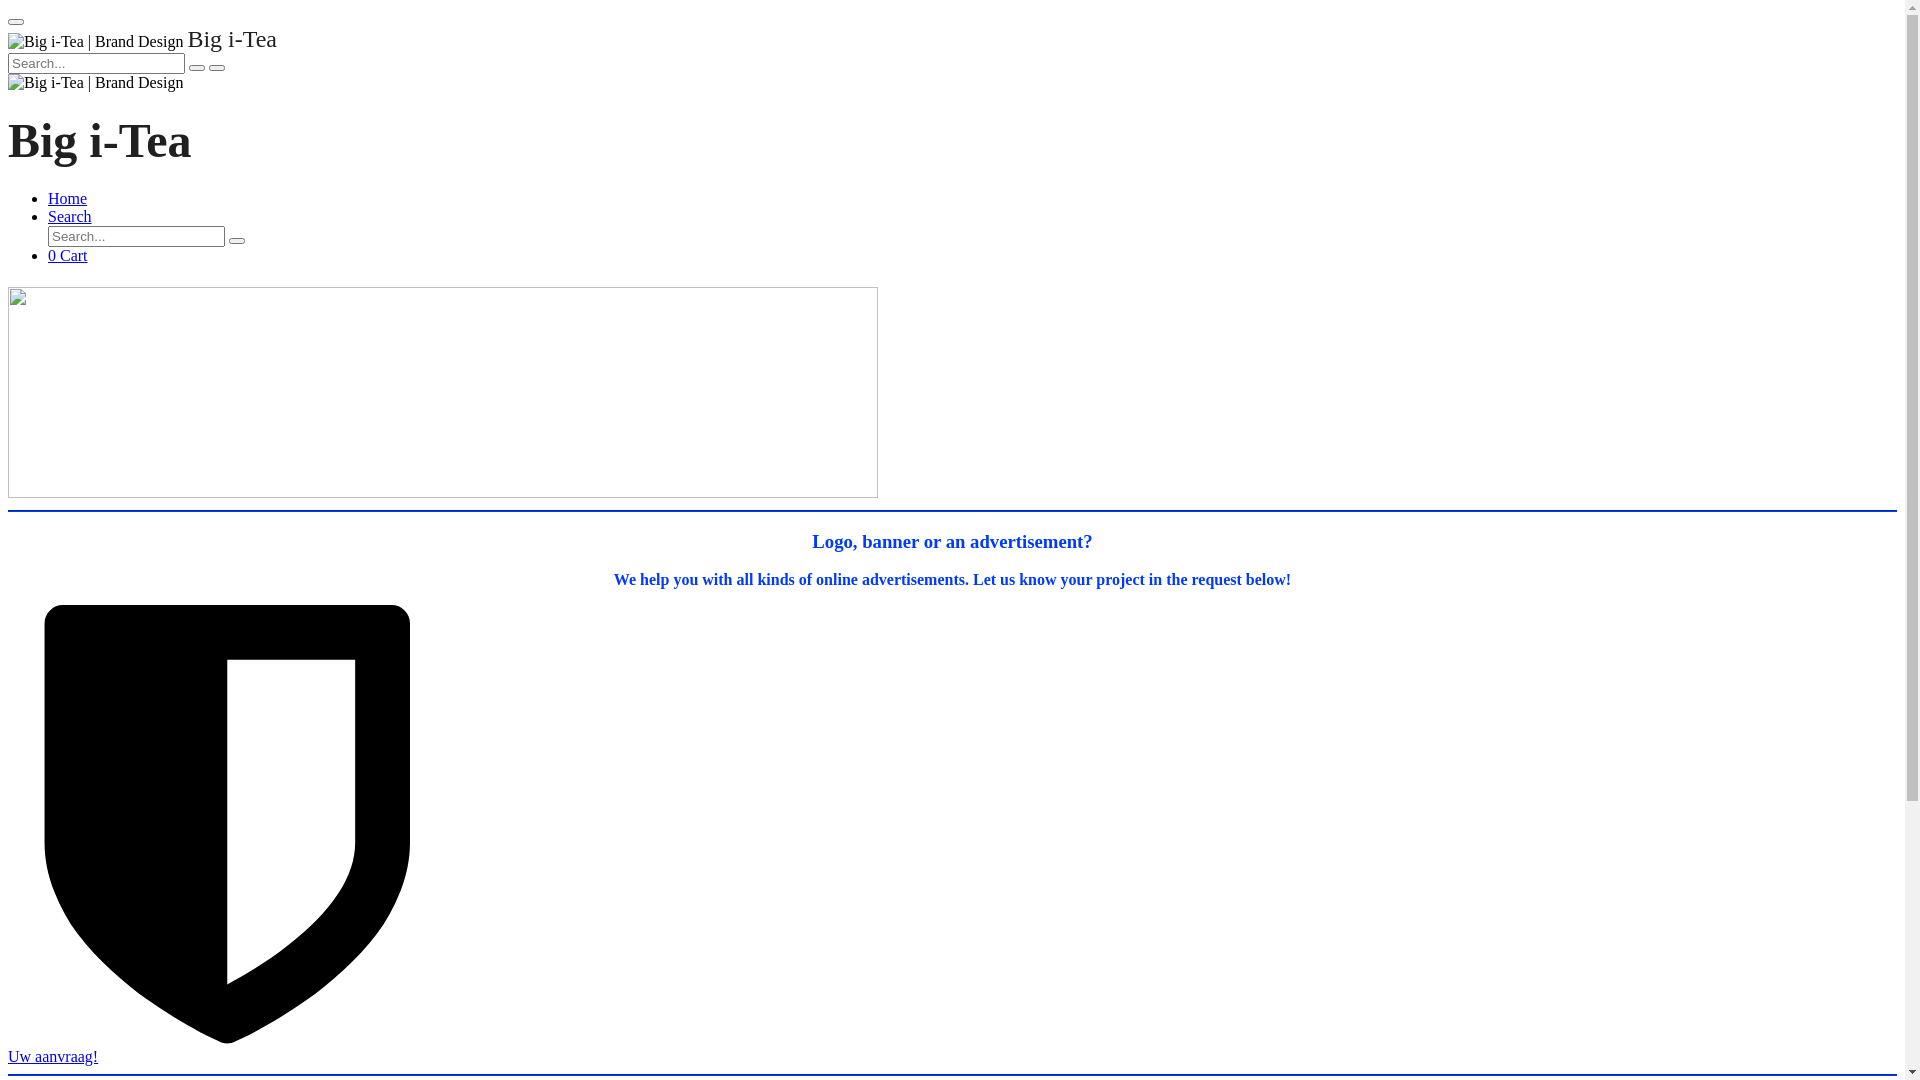 This screenshot has height=1080, width=1920. I want to click on 'Search', so click(70, 216).